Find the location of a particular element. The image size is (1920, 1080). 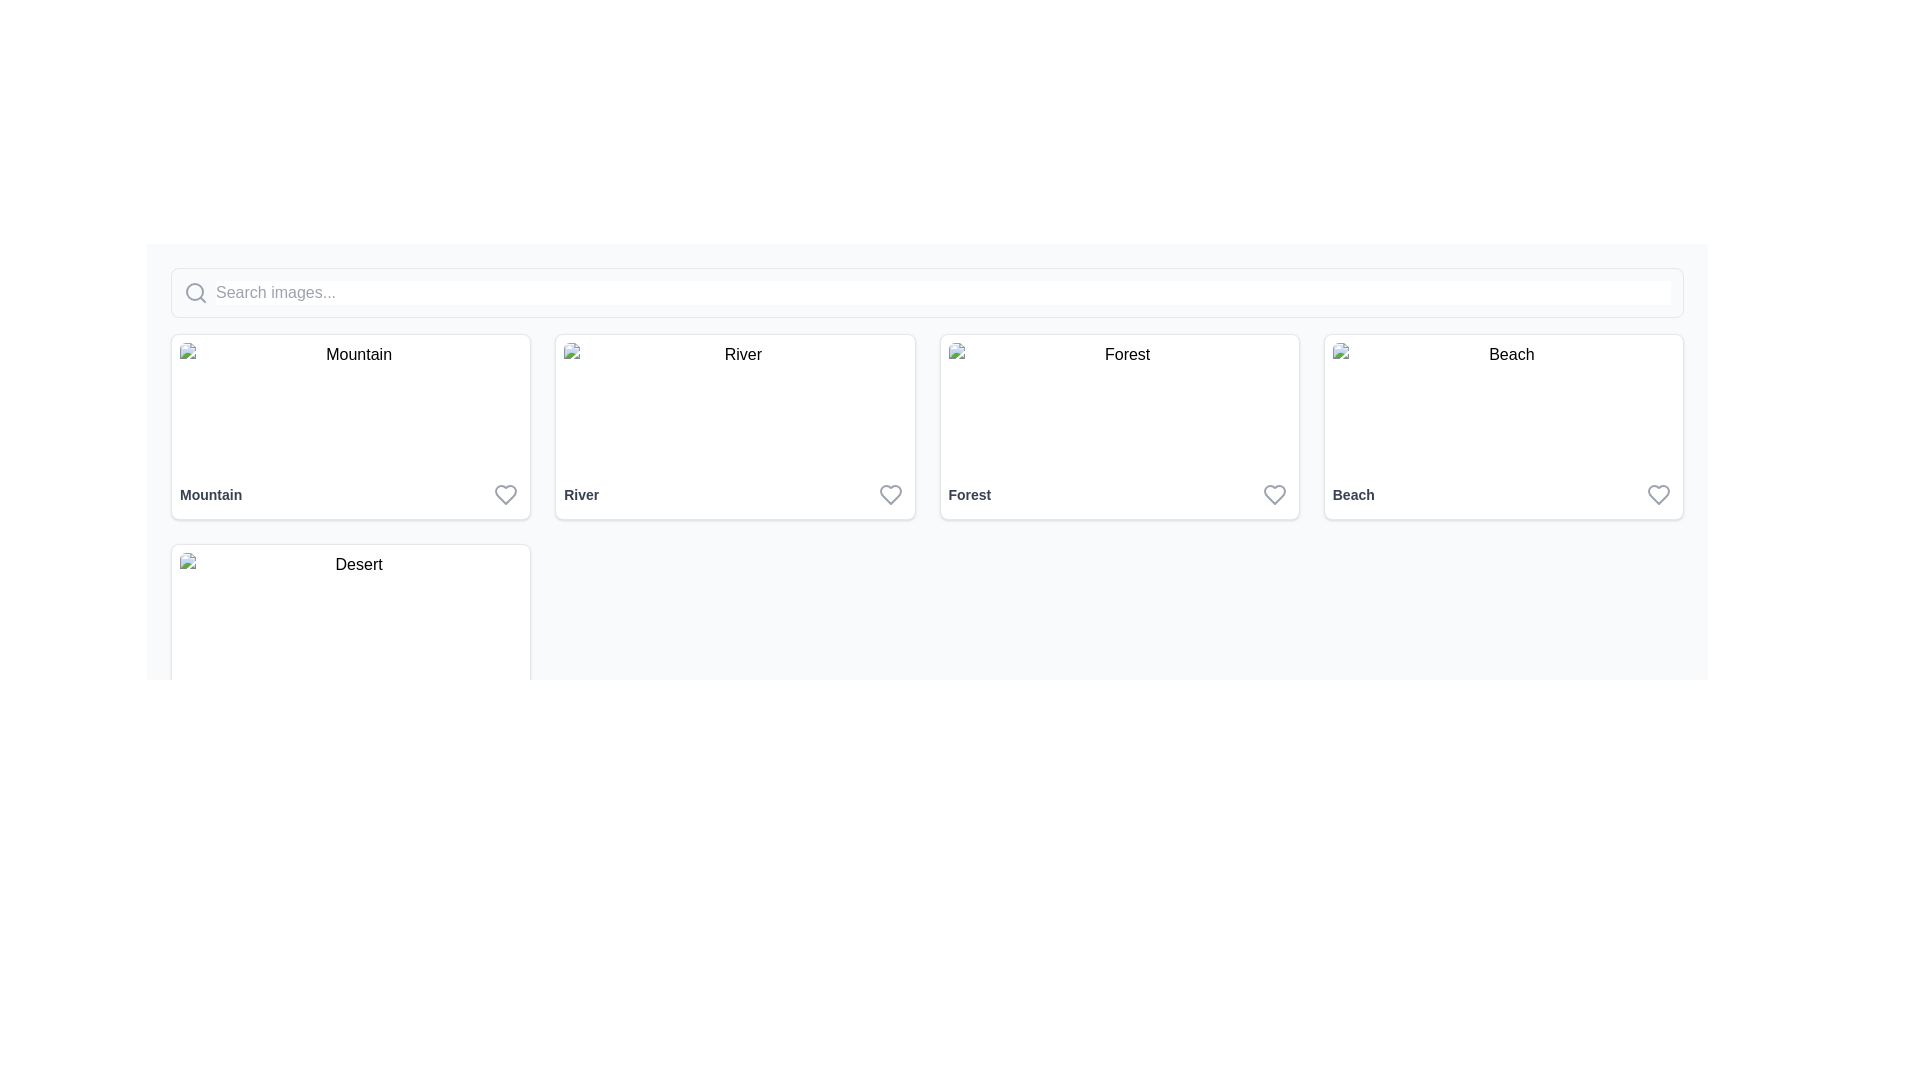

the heart icon located at the bottom right of the 'Beach' card to mark the associated content as a favorite is located at coordinates (1659, 494).